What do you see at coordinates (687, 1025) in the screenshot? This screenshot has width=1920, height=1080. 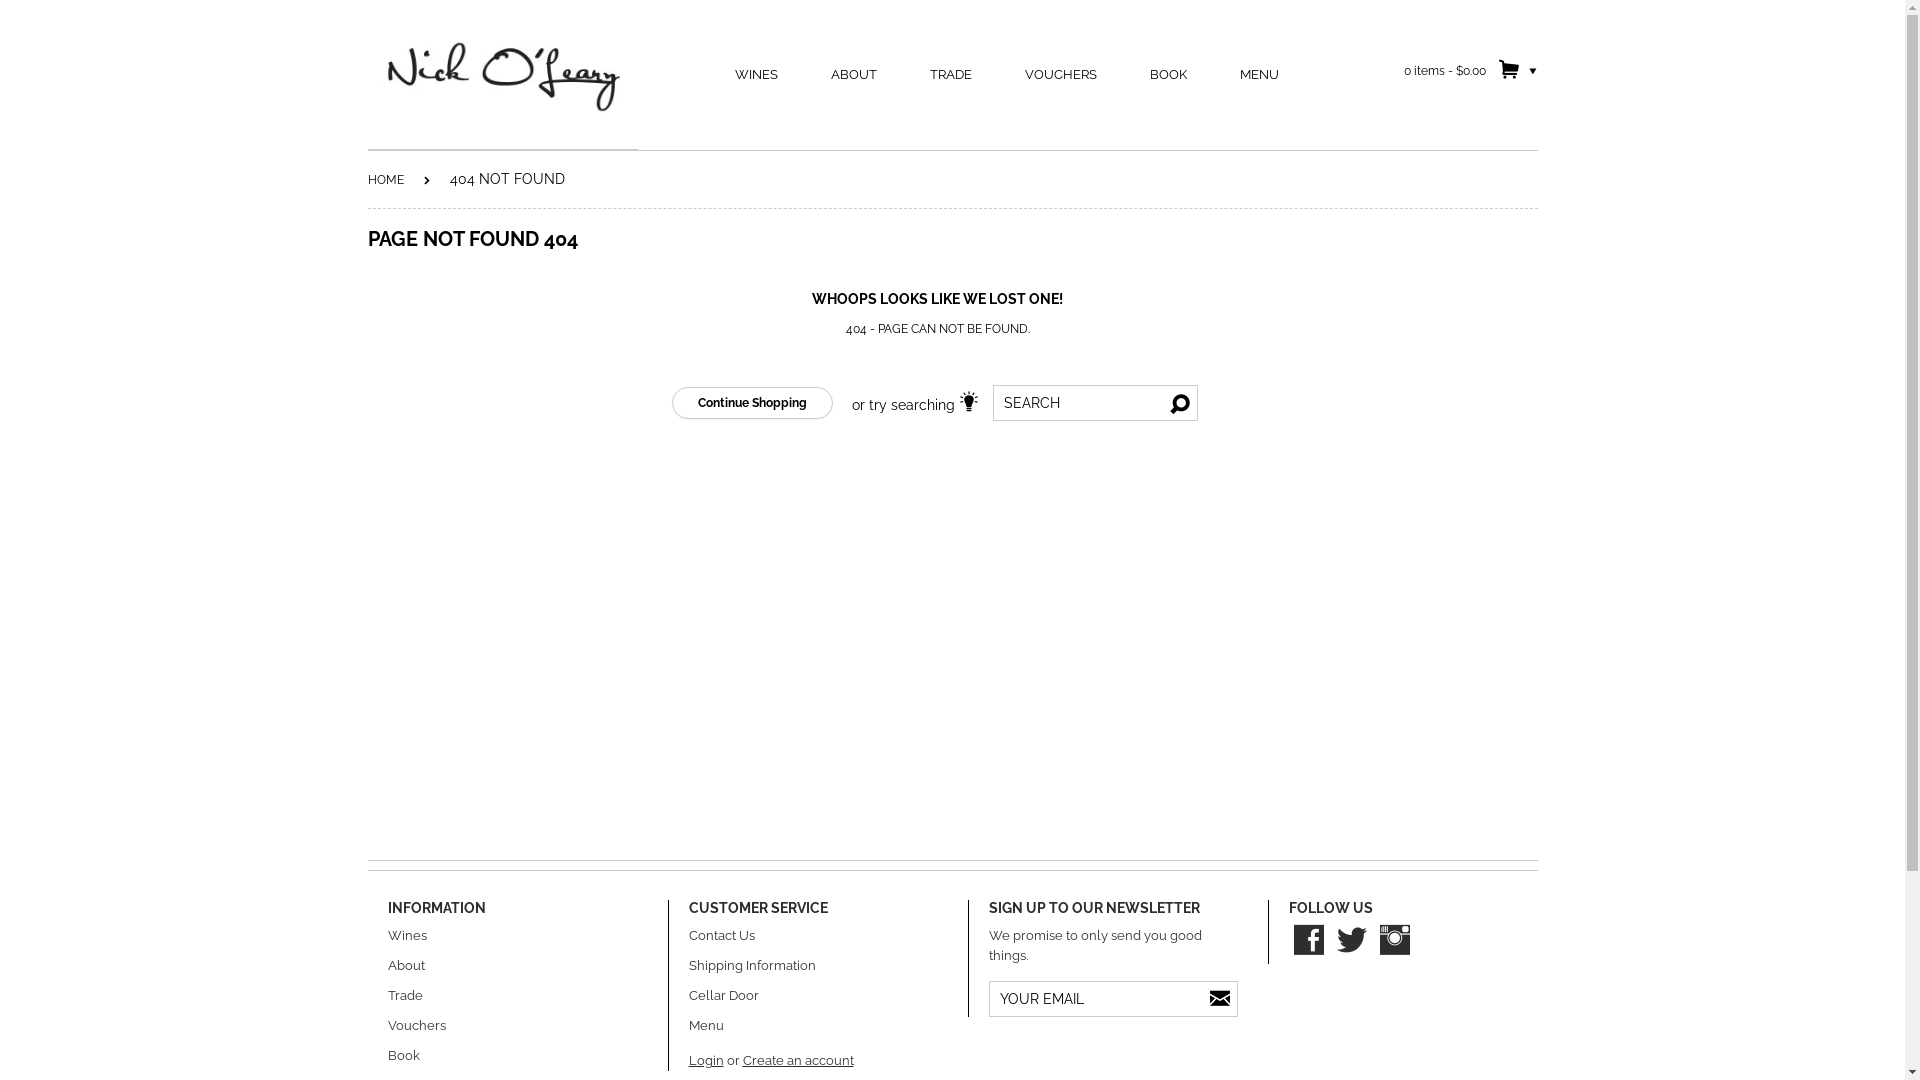 I see `'Menu'` at bounding box center [687, 1025].